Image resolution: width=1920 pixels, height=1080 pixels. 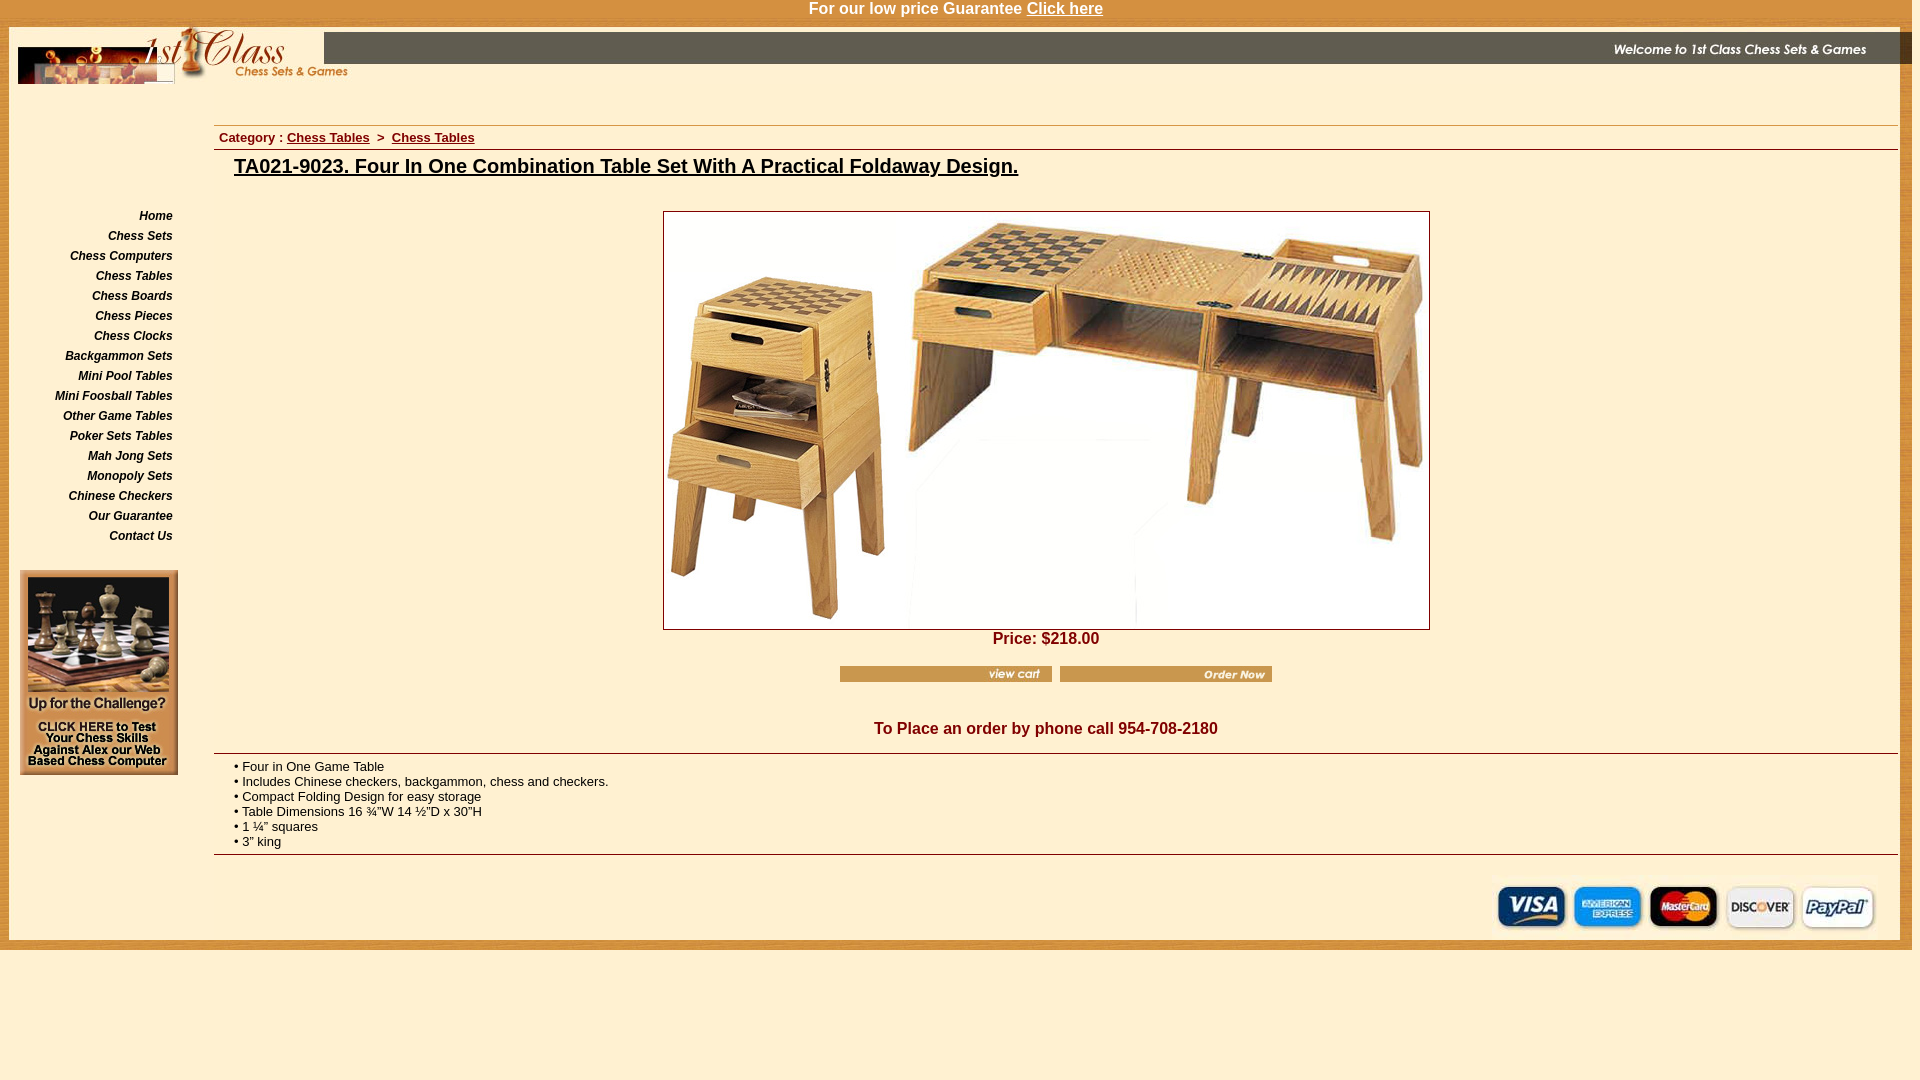 I want to click on 'Other Game Tables', so click(x=117, y=415).